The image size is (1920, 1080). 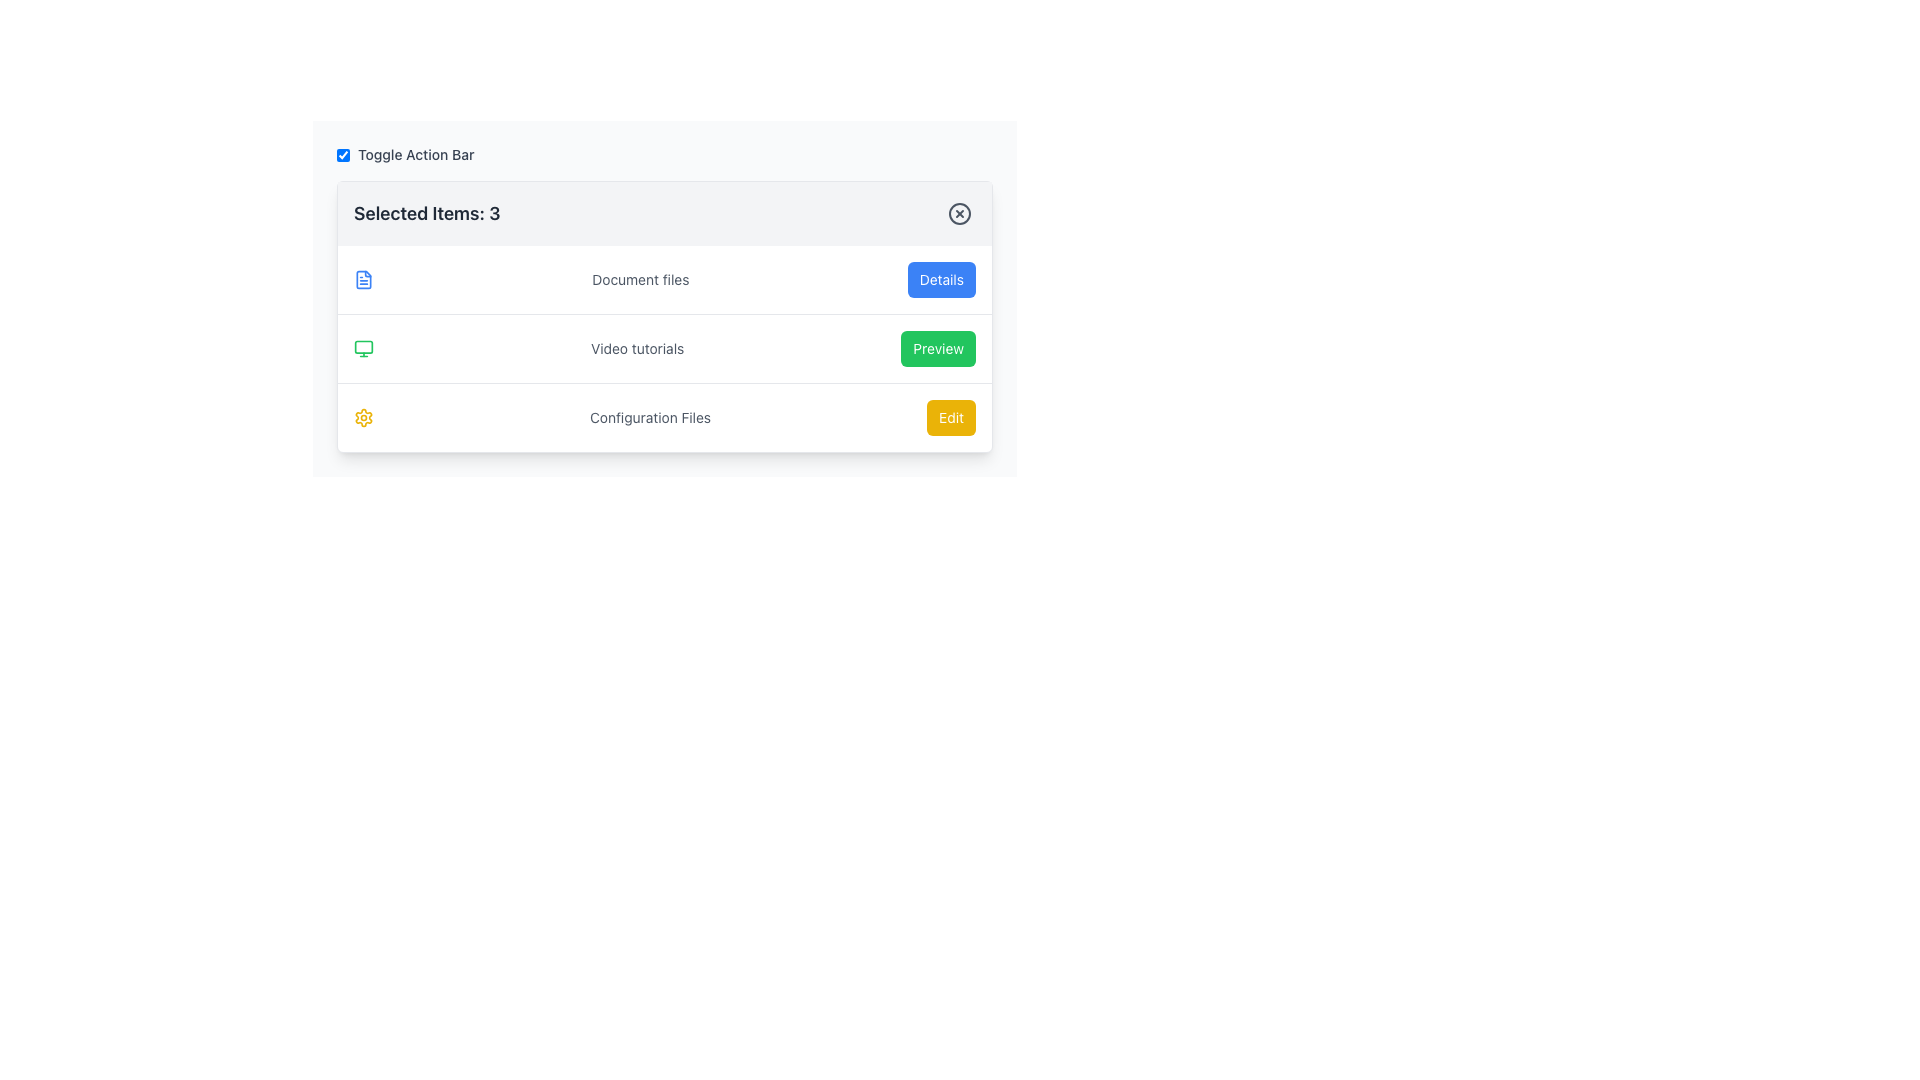 I want to click on the close button located in the top-right corner of the Action Bar section, which is associated with the 'Selected Items: 3' label, so click(x=960, y=213).